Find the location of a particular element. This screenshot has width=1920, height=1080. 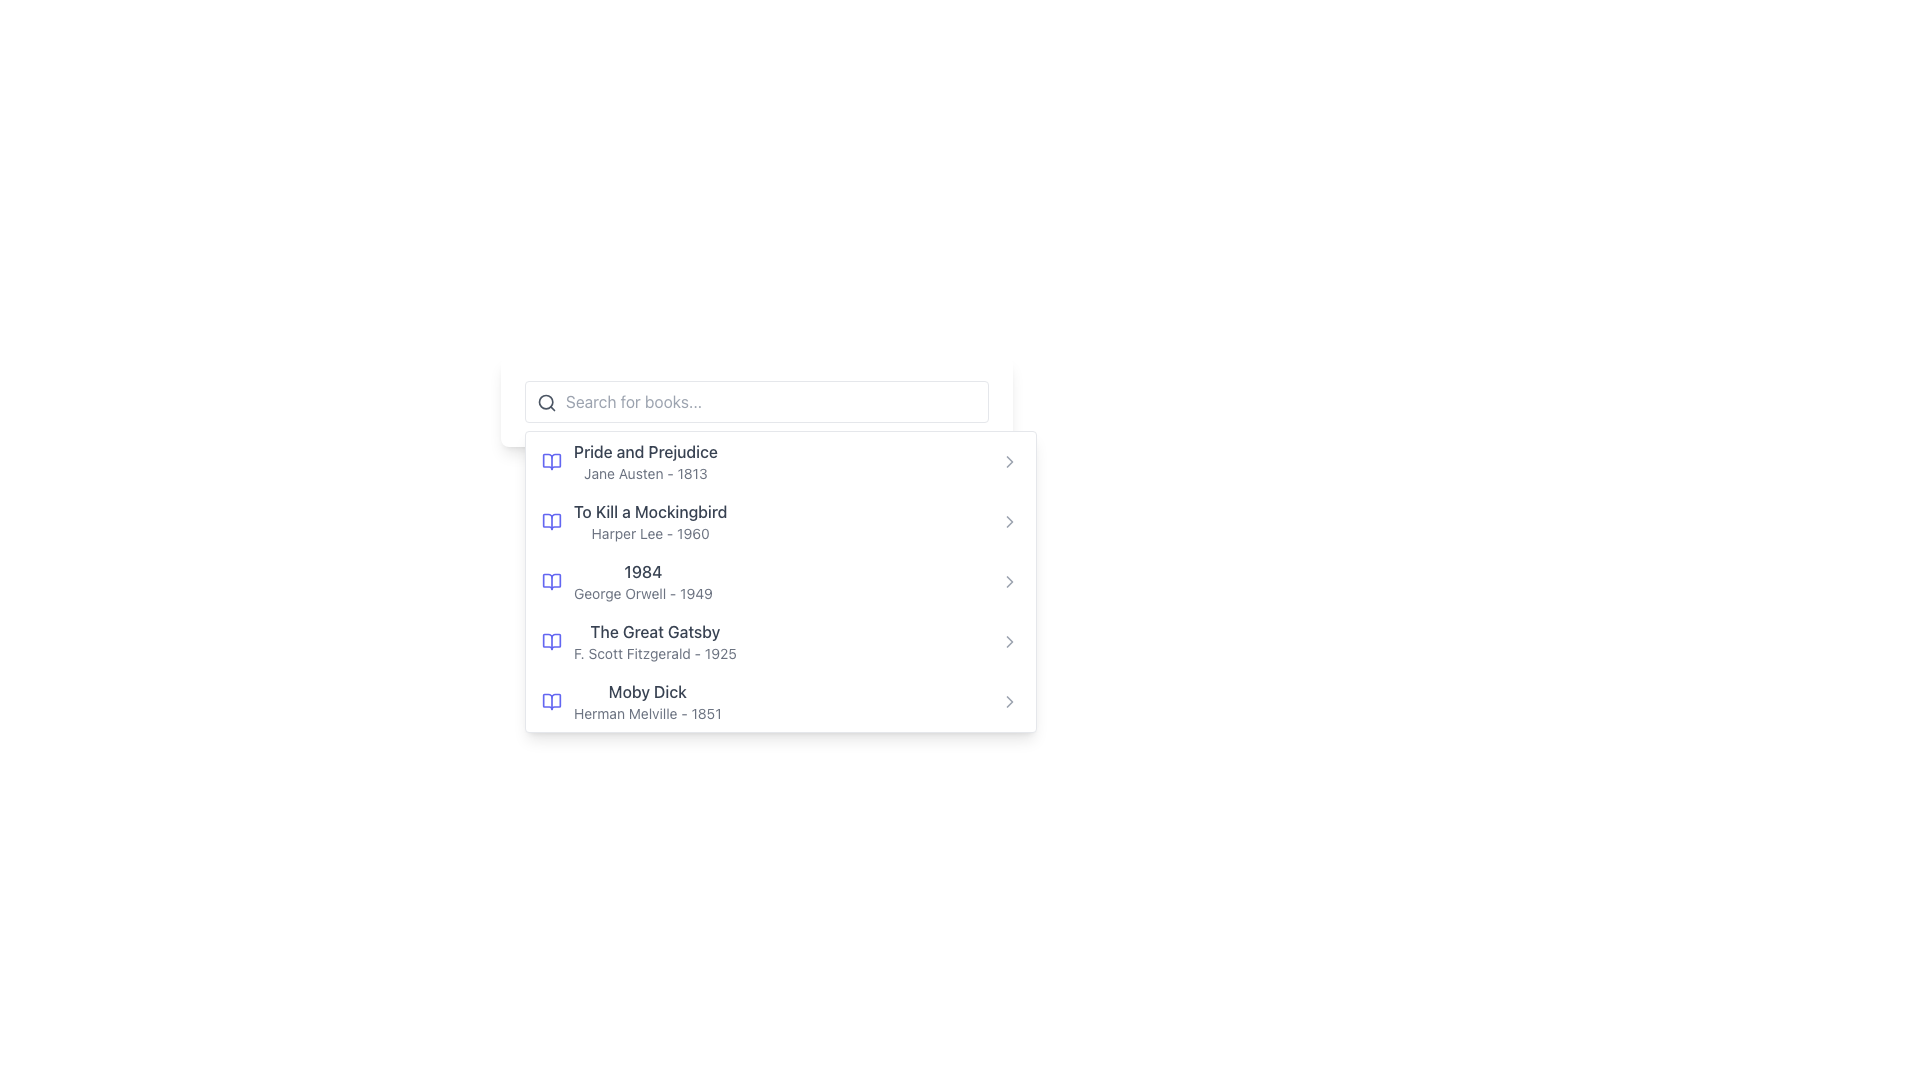

the dropdown menu item titled '1984' by 'George Orwell - 1949' is located at coordinates (756, 554).